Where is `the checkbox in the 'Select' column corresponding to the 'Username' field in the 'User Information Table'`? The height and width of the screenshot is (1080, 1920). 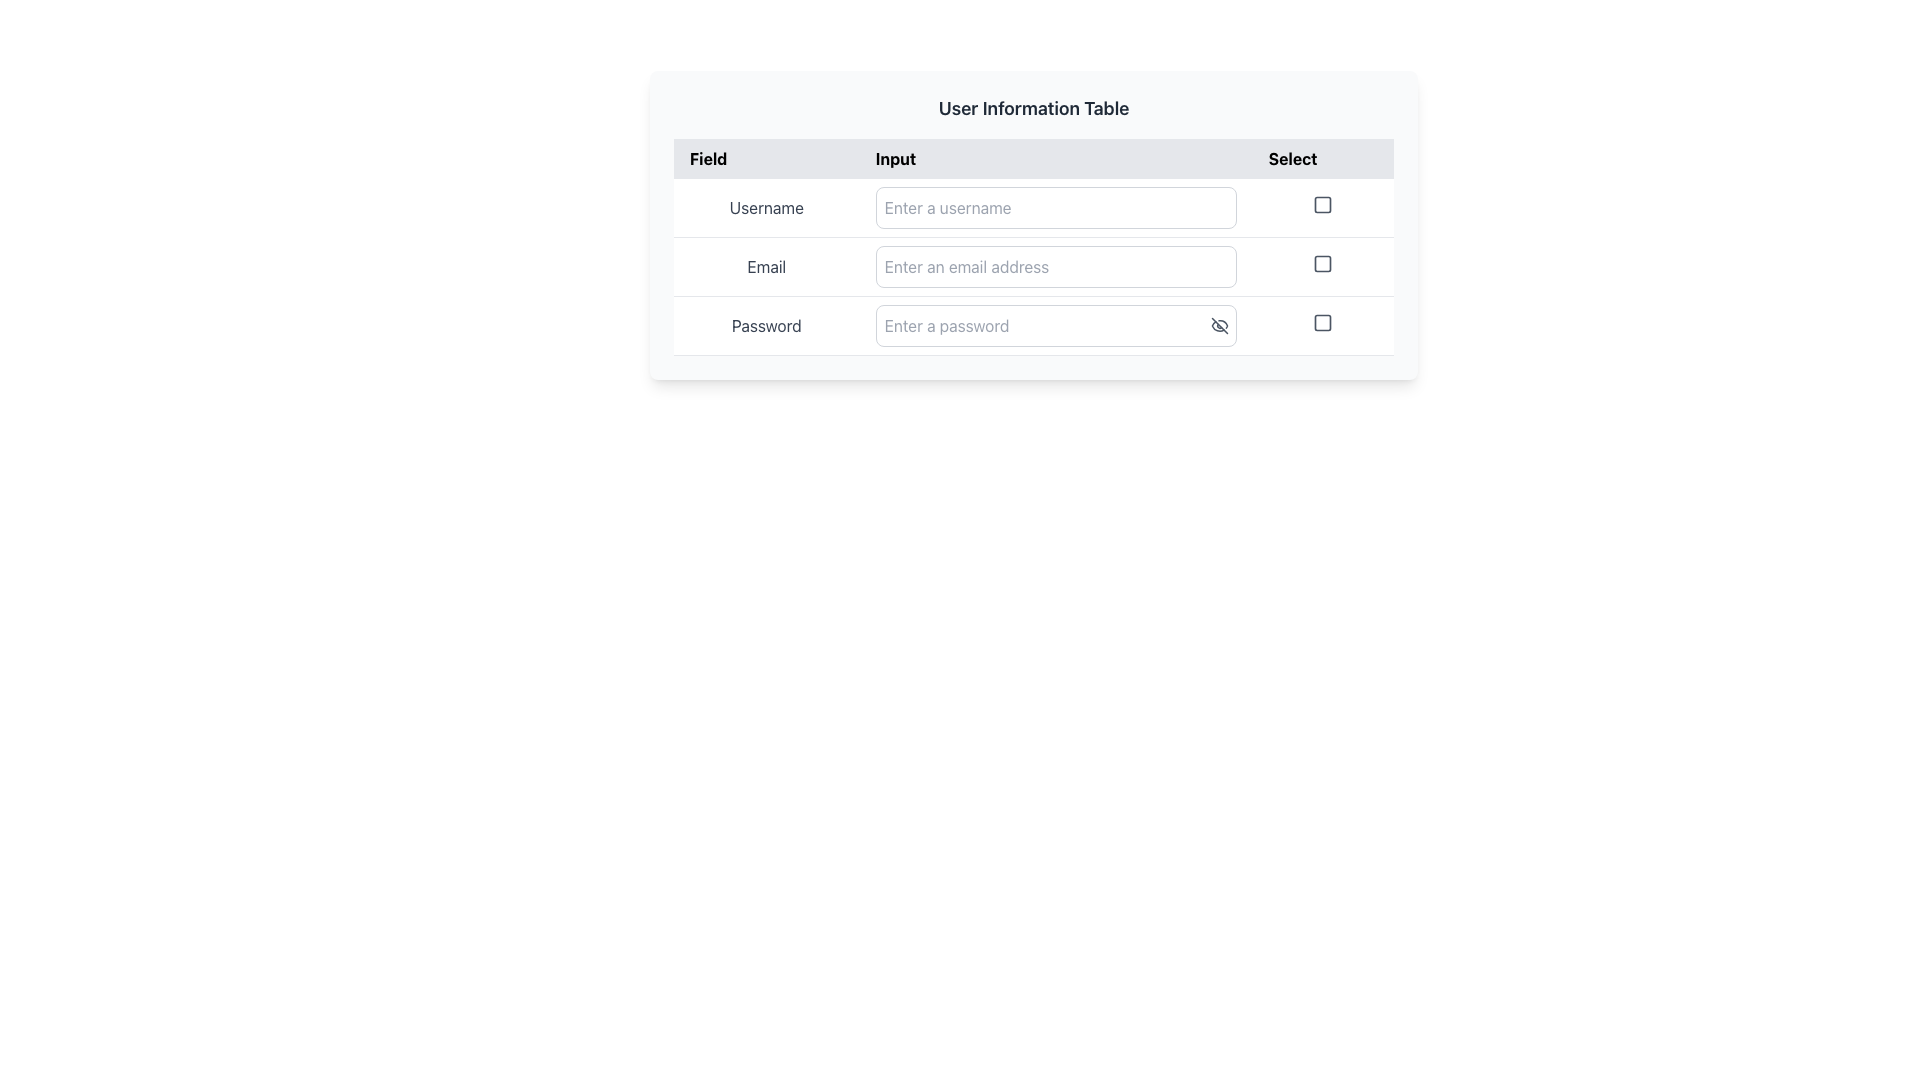 the checkbox in the 'Select' column corresponding to the 'Username' field in the 'User Information Table' is located at coordinates (1323, 204).